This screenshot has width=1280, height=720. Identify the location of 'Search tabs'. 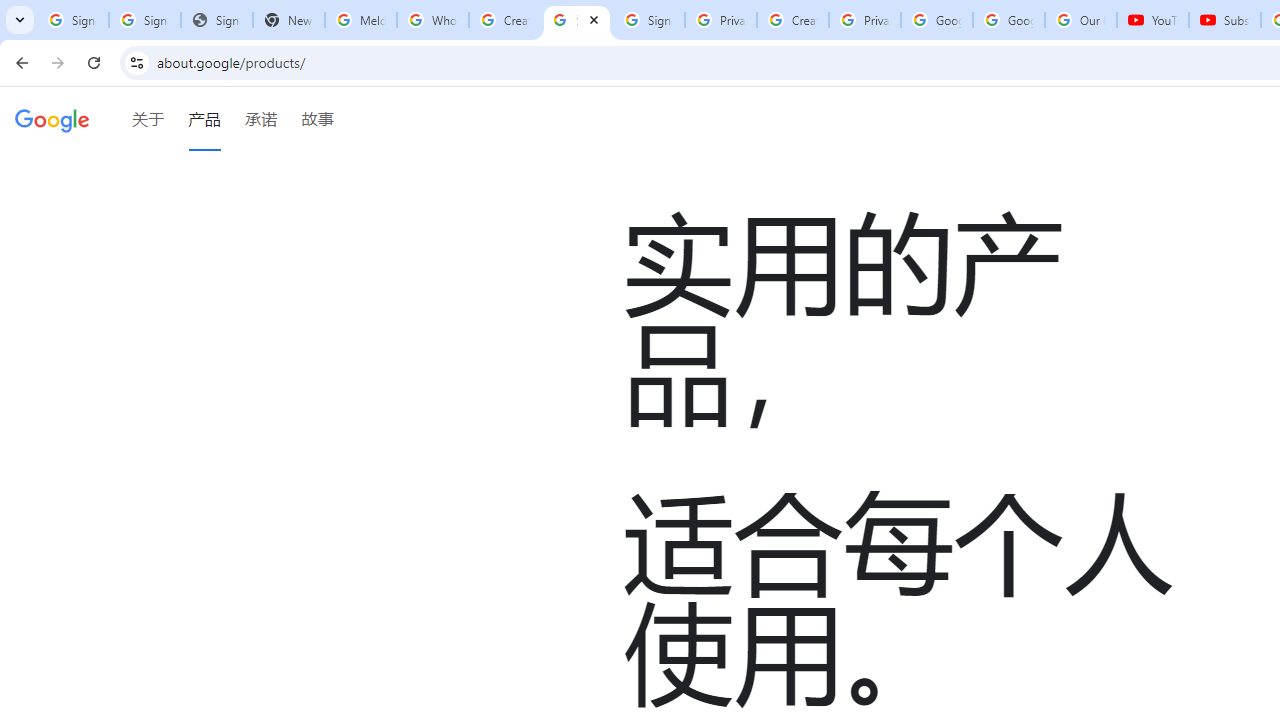
(20, 20).